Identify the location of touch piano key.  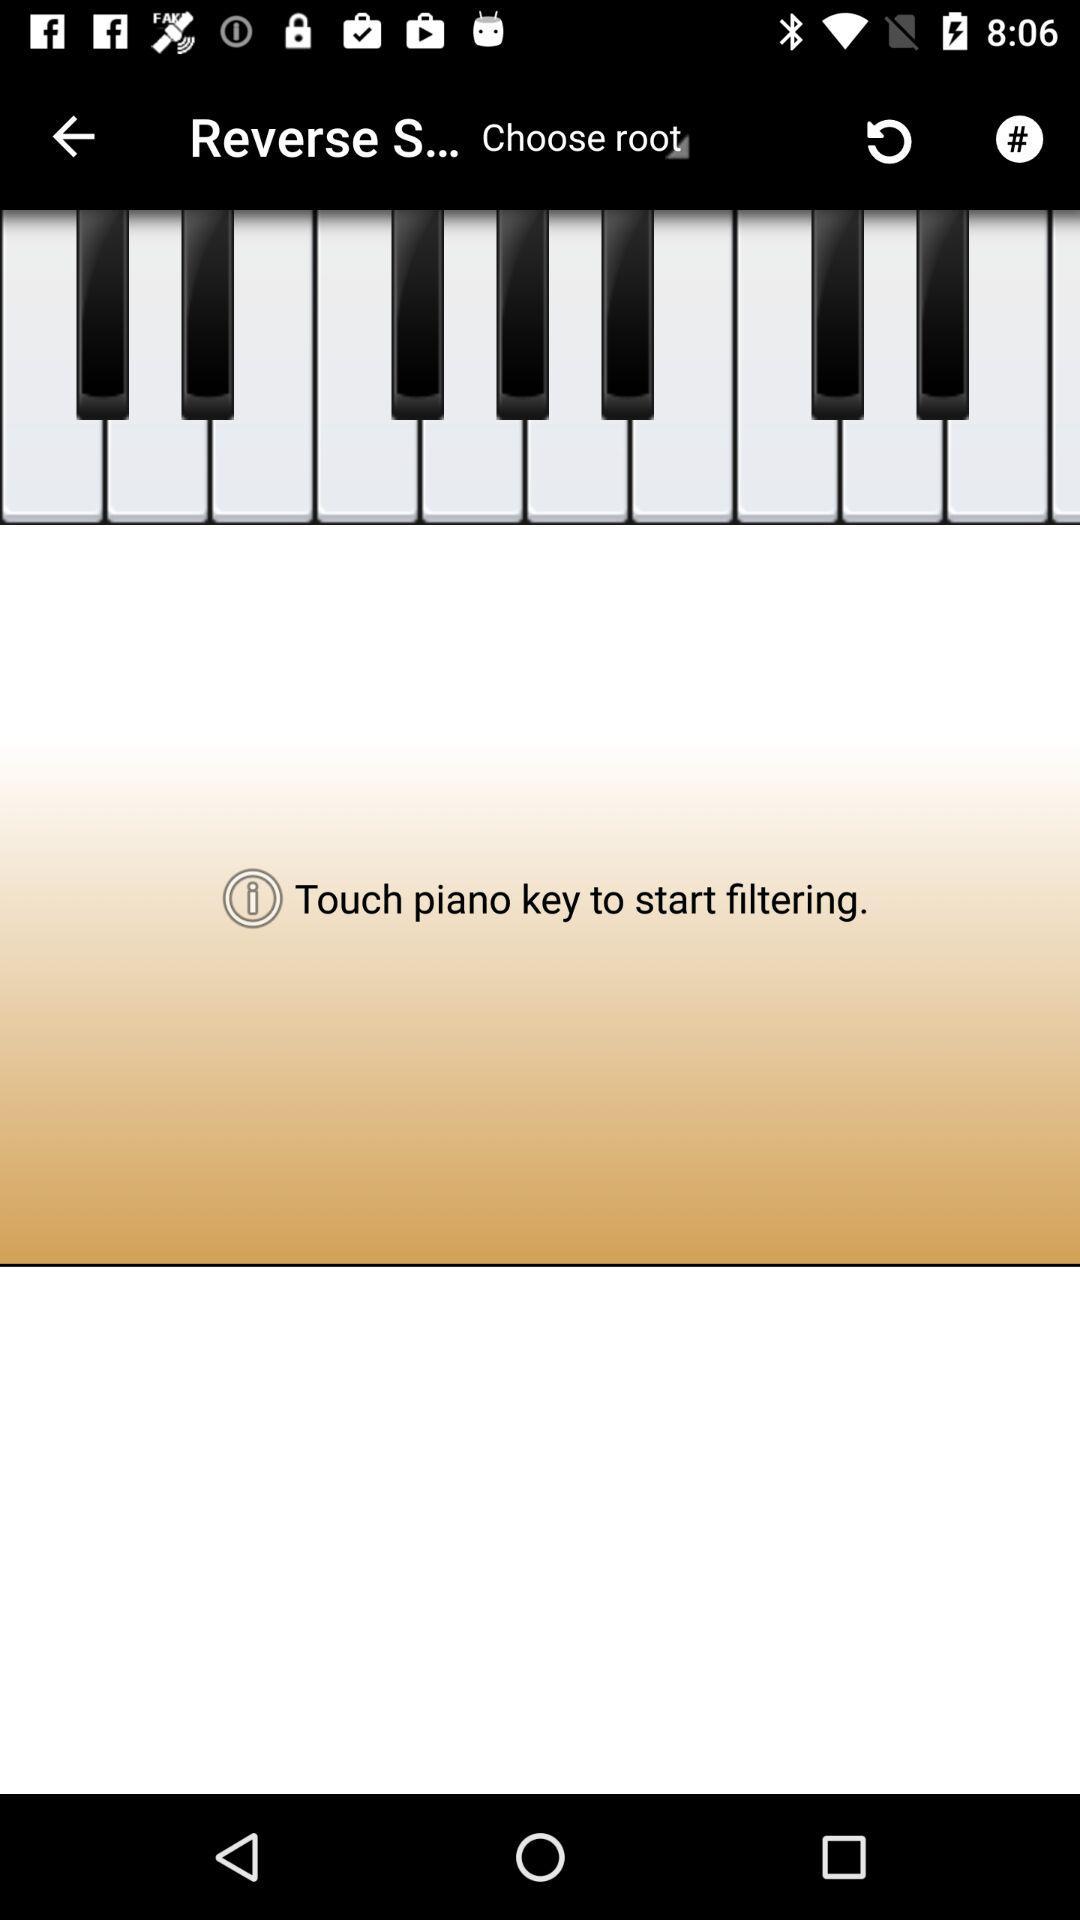
(521, 314).